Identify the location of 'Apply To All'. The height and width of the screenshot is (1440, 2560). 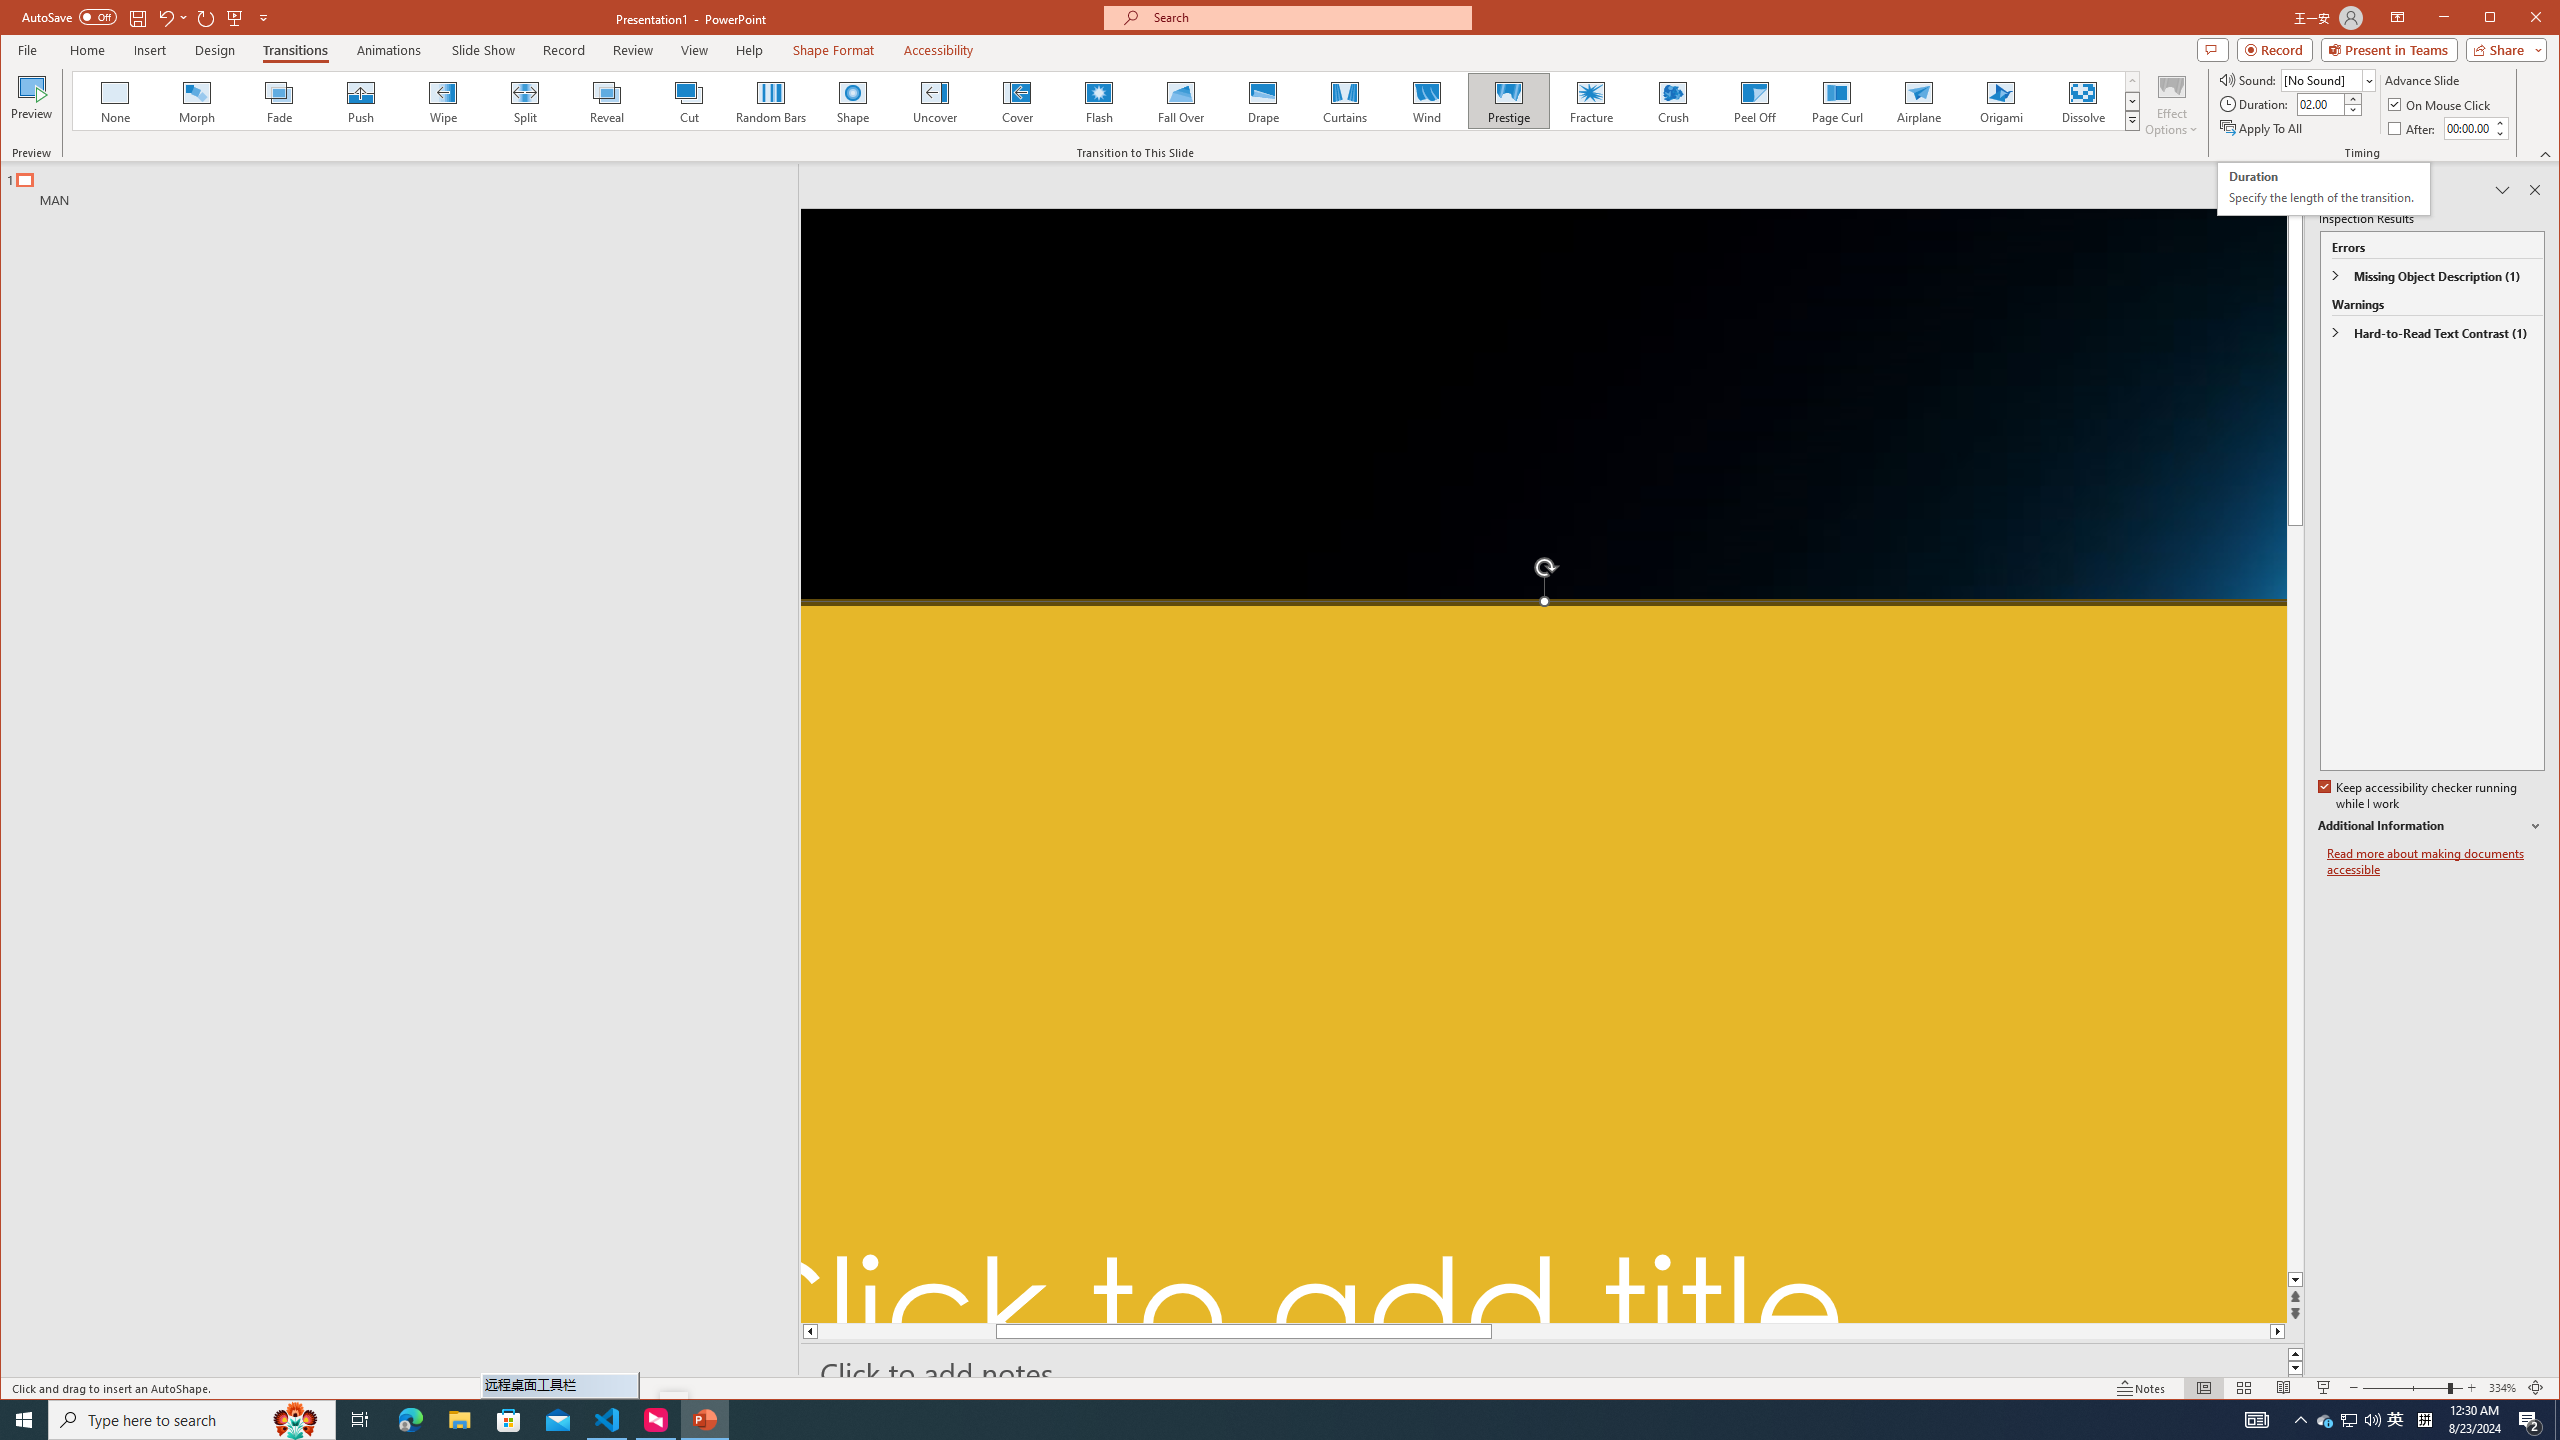
(2262, 127).